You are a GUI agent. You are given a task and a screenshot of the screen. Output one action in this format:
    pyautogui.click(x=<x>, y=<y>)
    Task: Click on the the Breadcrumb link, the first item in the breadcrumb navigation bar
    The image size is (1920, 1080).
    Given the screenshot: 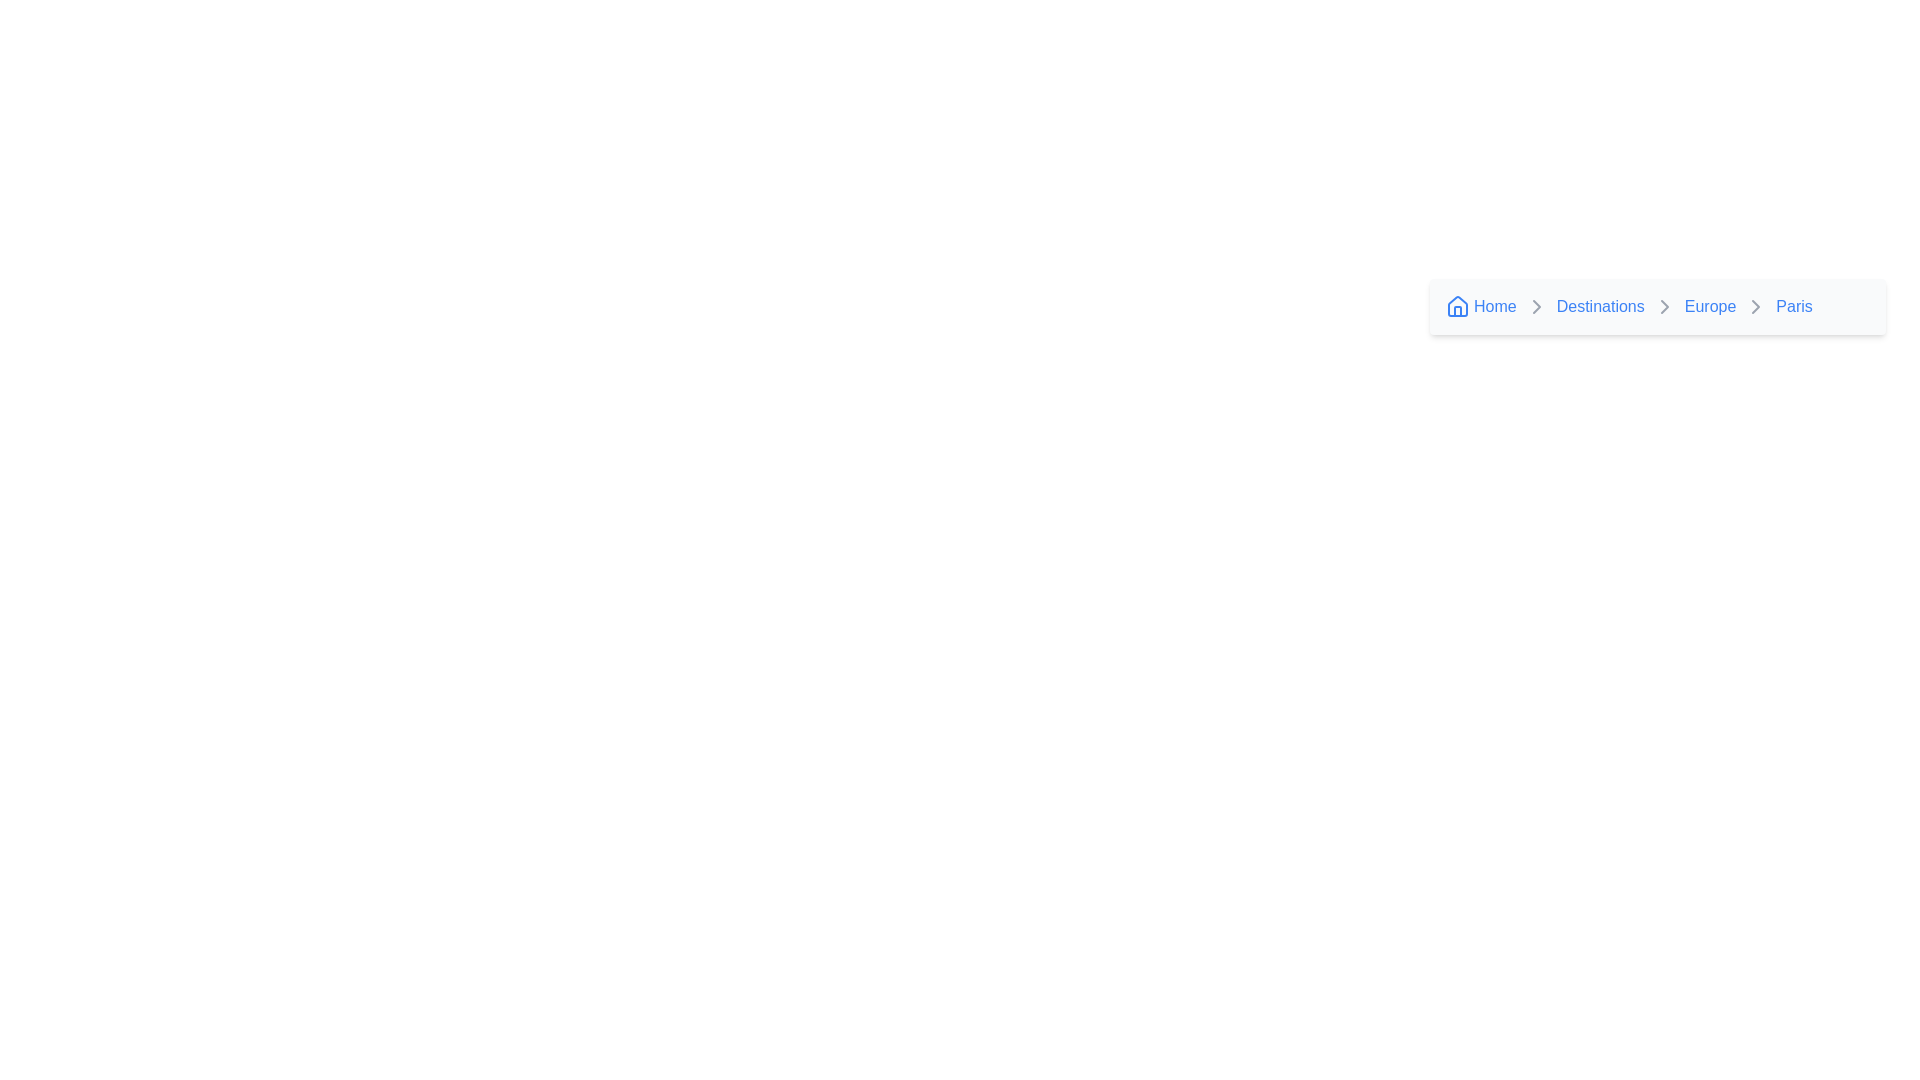 What is the action you would take?
    pyautogui.click(x=1501, y=307)
    